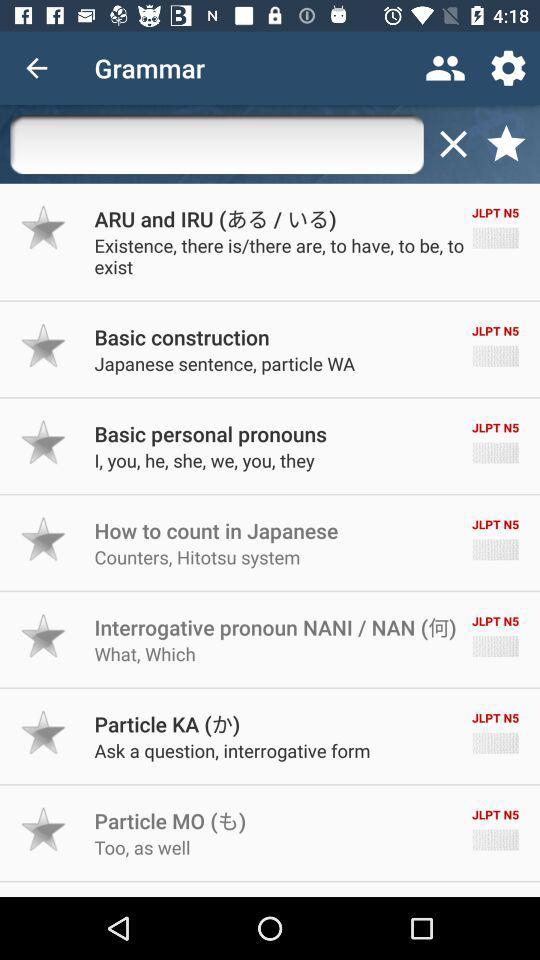 The width and height of the screenshot is (540, 960). I want to click on the icon below the basic construction icon, so click(223, 362).